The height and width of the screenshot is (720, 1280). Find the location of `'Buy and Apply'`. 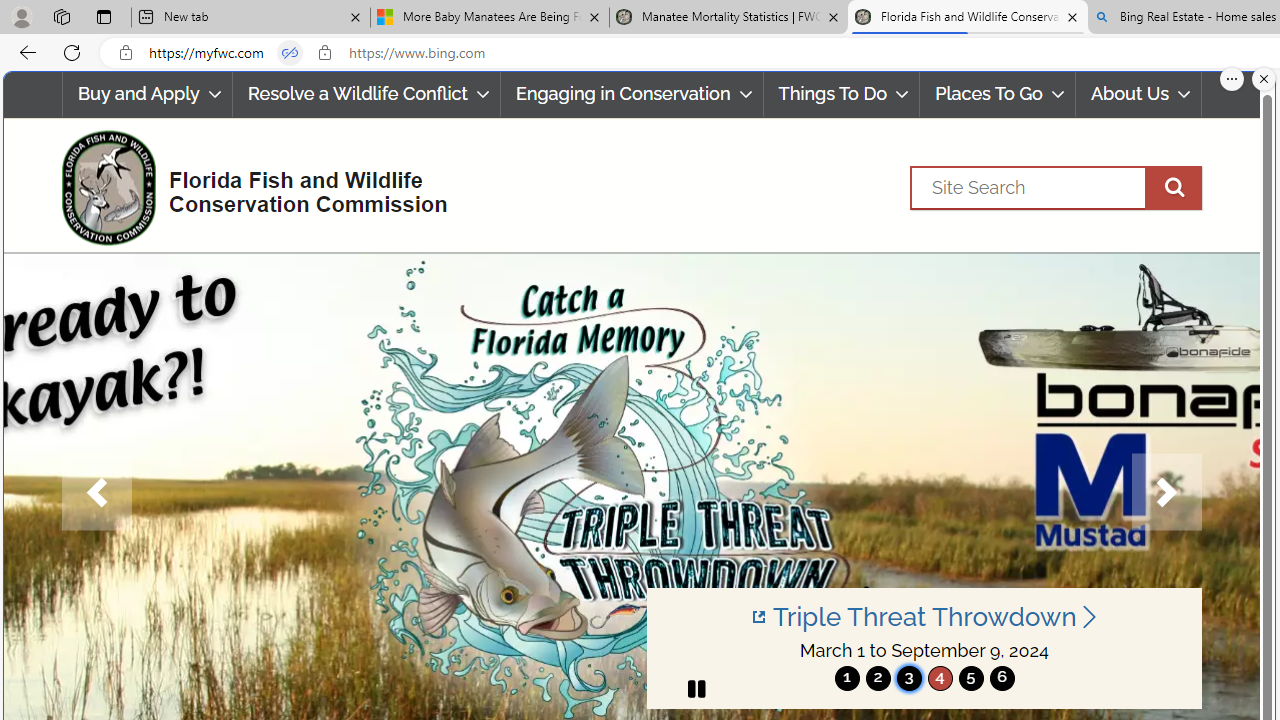

'Buy and Apply' is located at coordinates (146, 94).